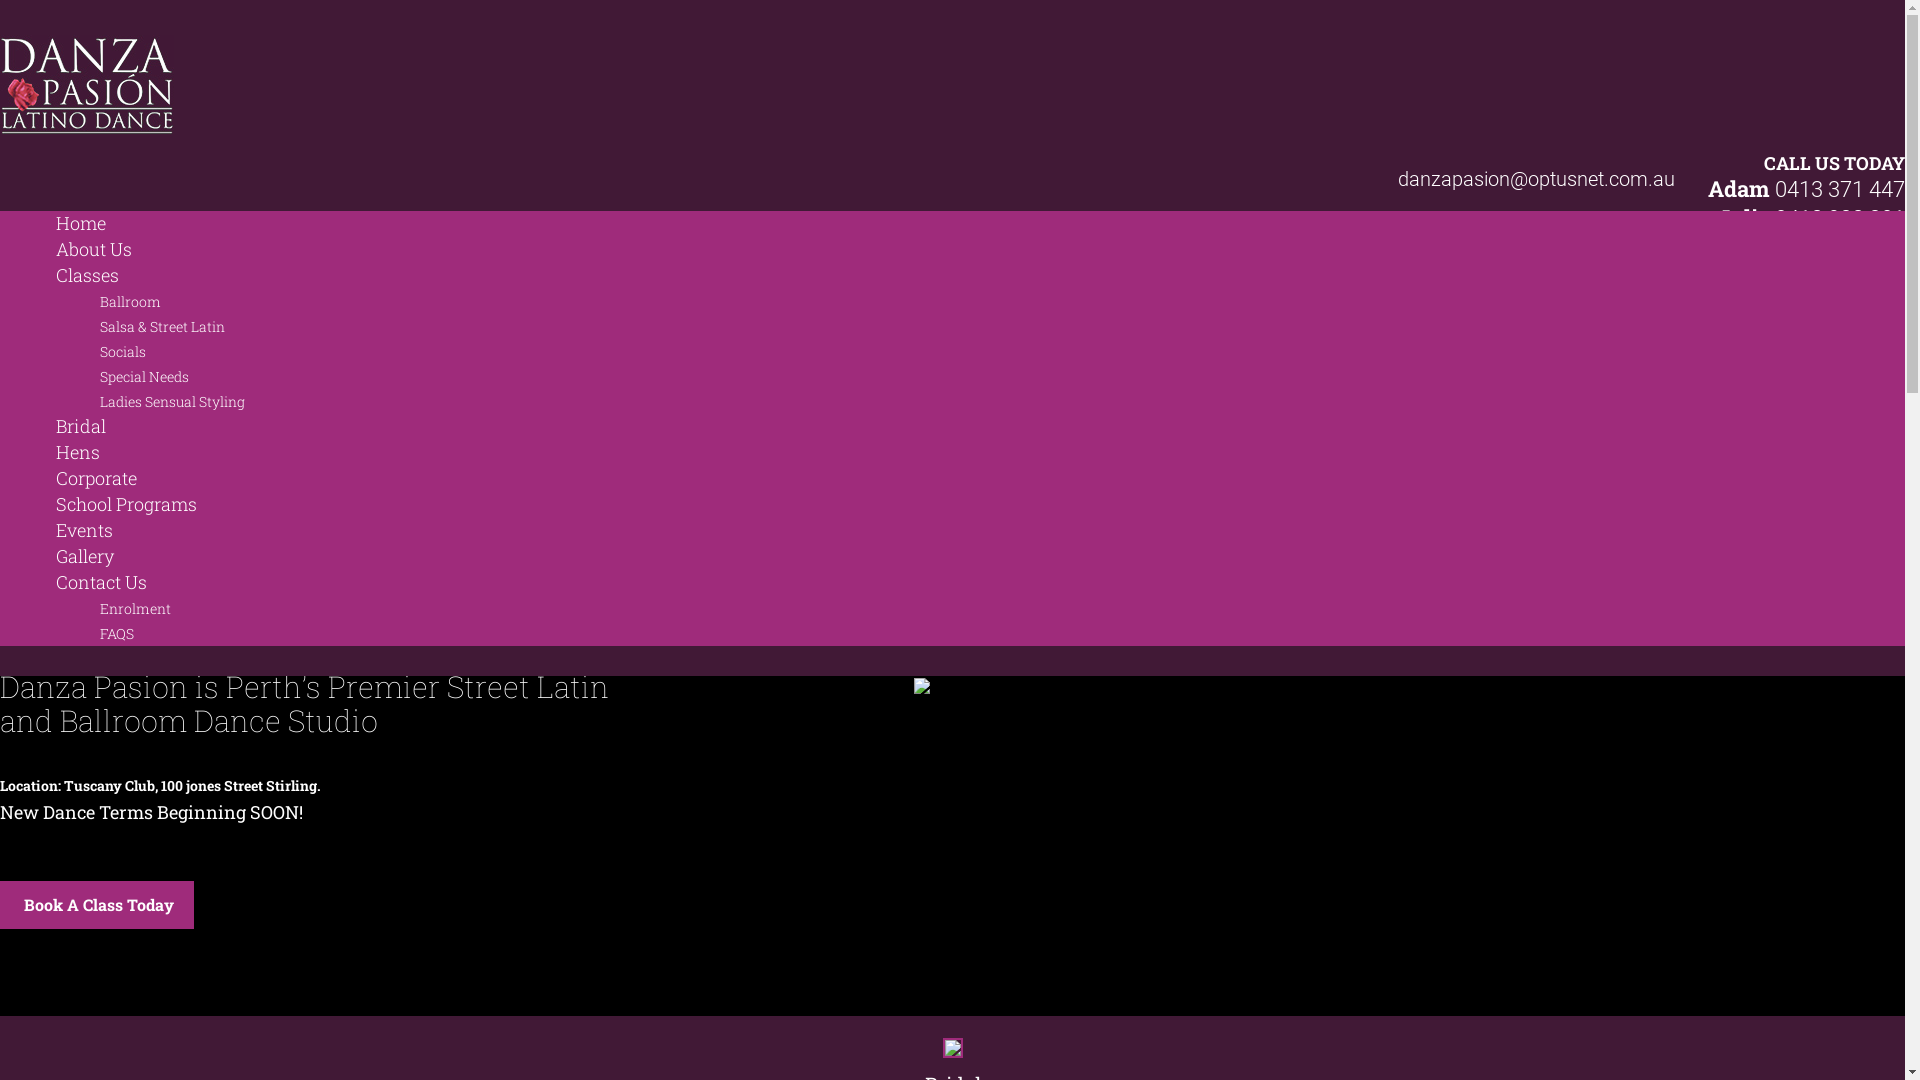  What do you see at coordinates (122, 350) in the screenshot?
I see `'Socials'` at bounding box center [122, 350].